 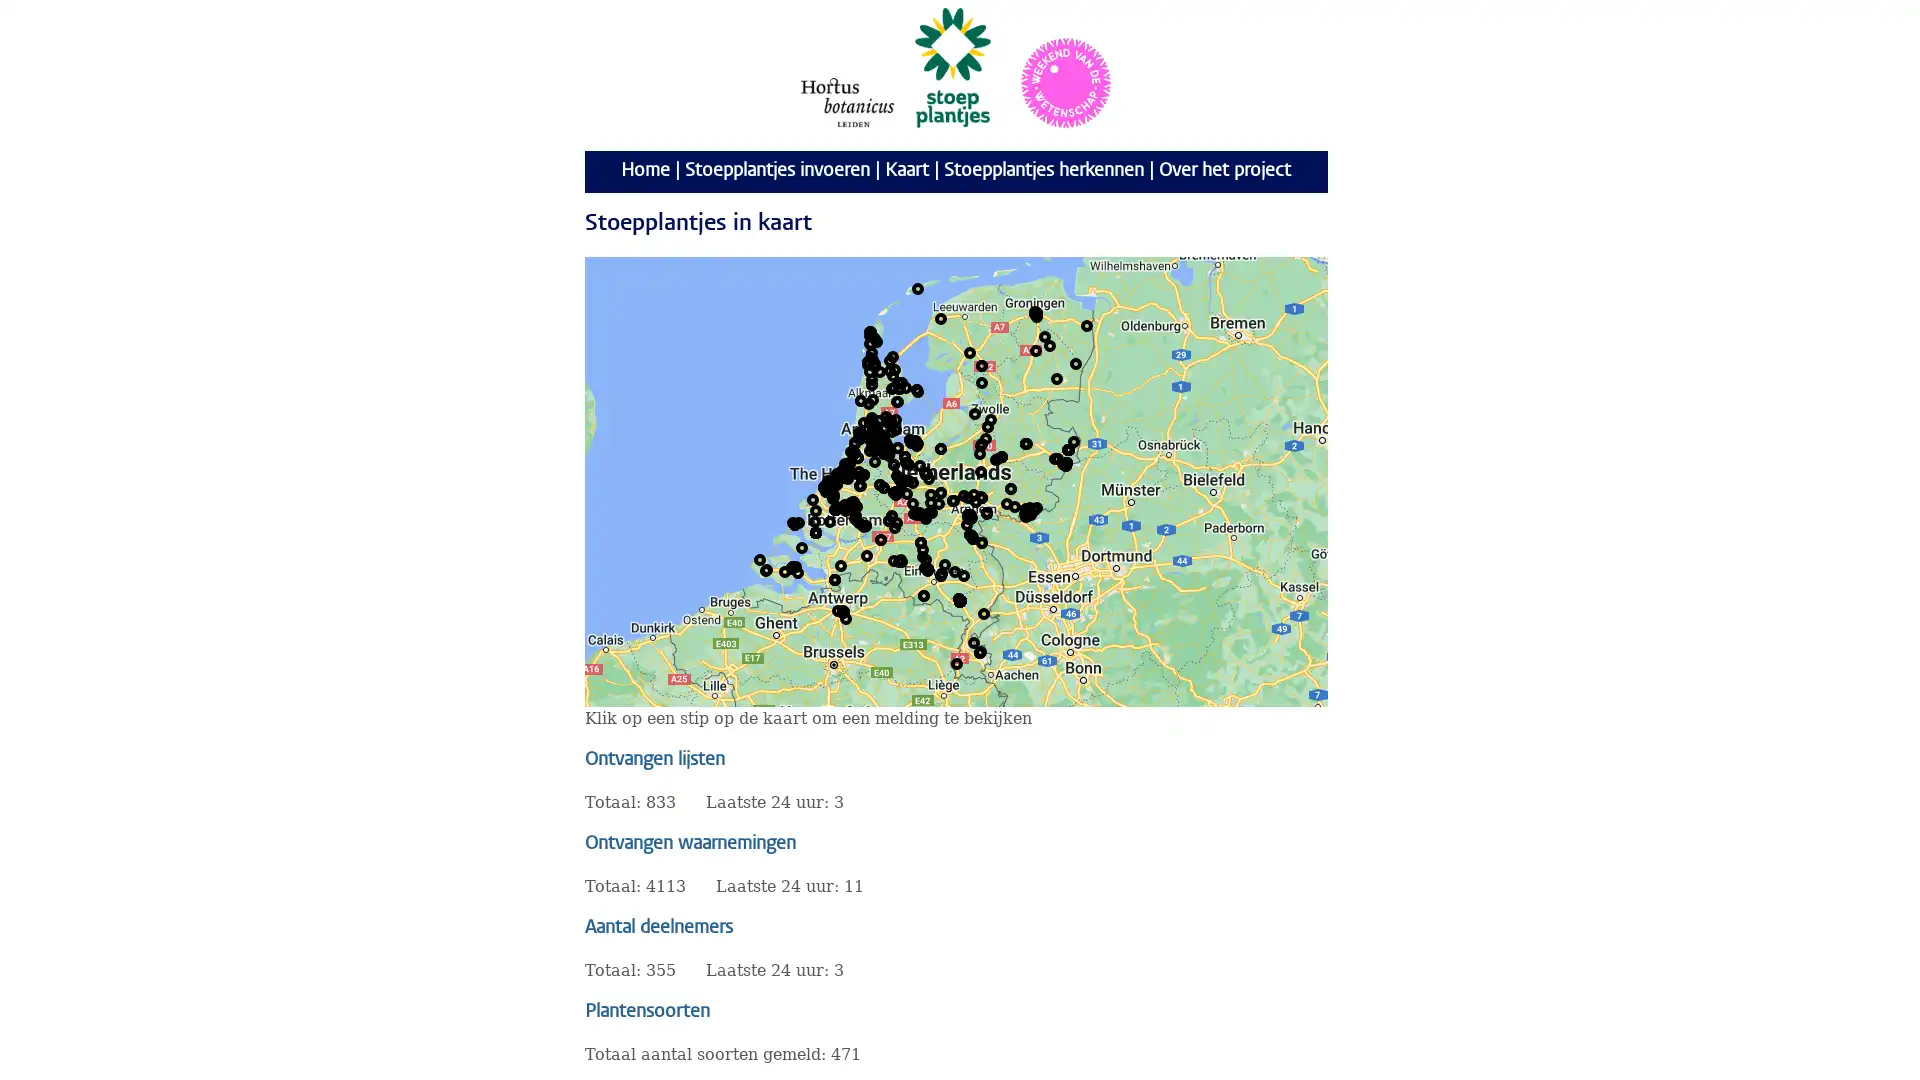 I want to click on Telling van Wetenschapsclub Stevenshof op 19 april 2022, so click(x=841, y=473).